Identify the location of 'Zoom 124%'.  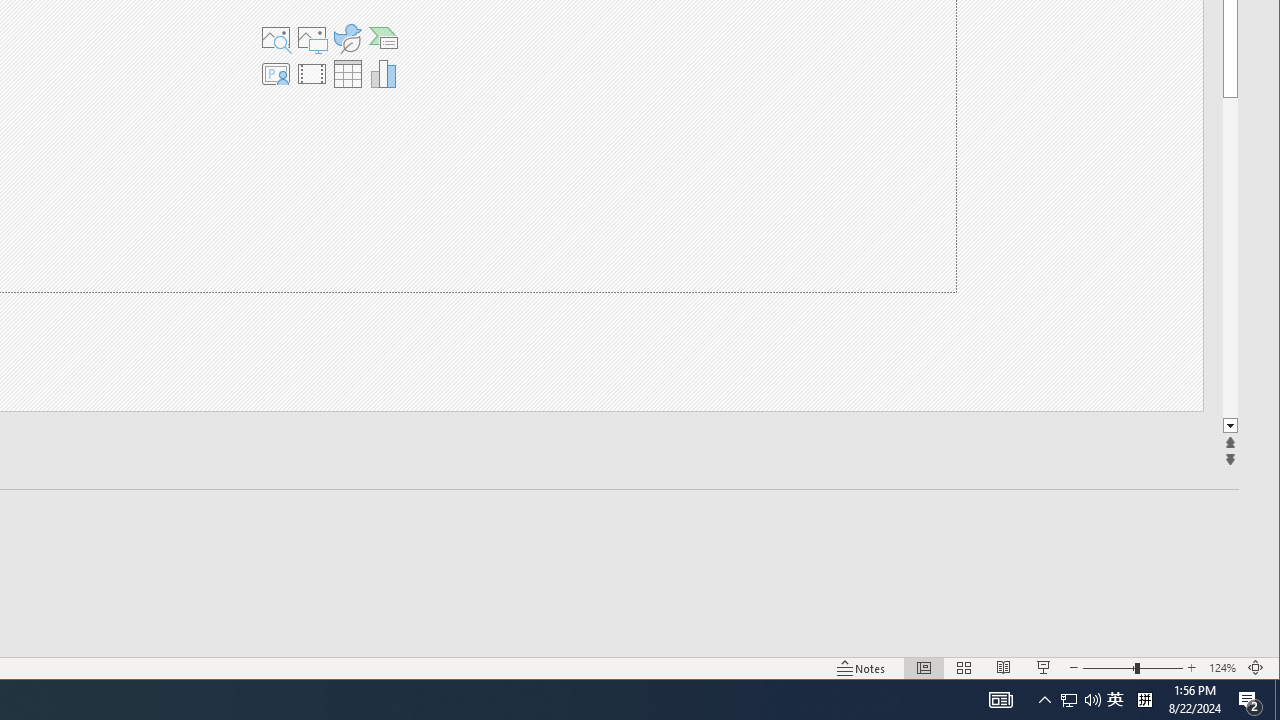
(1221, 668).